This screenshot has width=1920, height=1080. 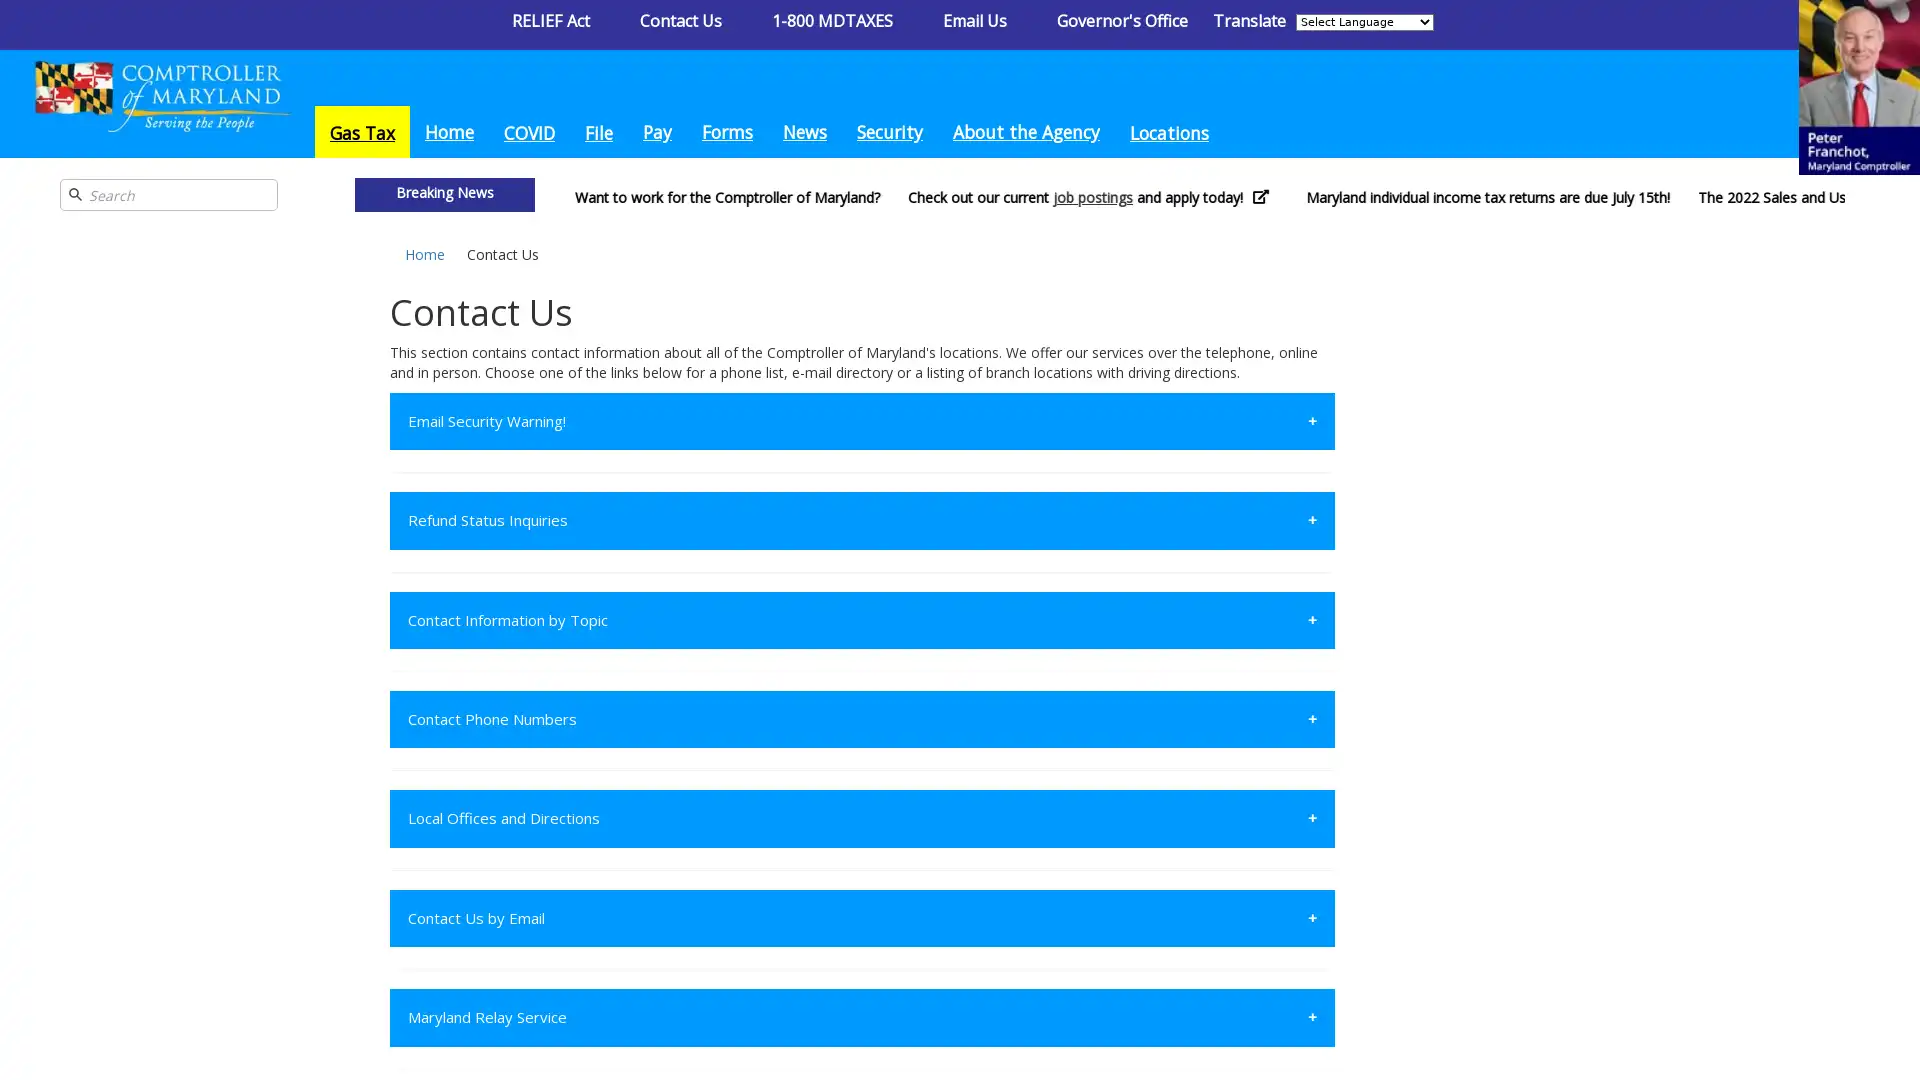 What do you see at coordinates (862, 775) in the screenshot?
I see `Administration +` at bounding box center [862, 775].